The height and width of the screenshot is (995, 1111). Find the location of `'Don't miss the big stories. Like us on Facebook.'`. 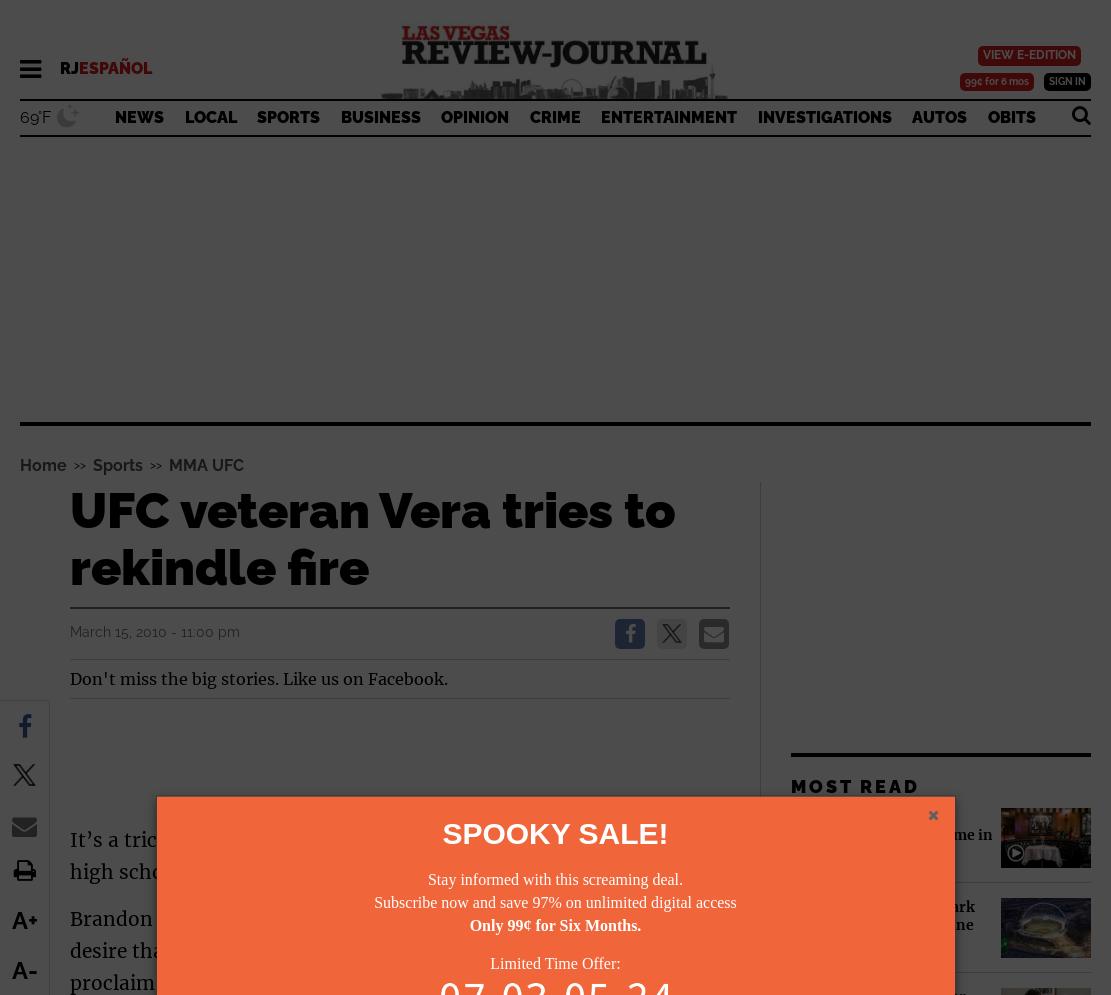

'Don't miss the big stories. Like us on Facebook.' is located at coordinates (258, 676).